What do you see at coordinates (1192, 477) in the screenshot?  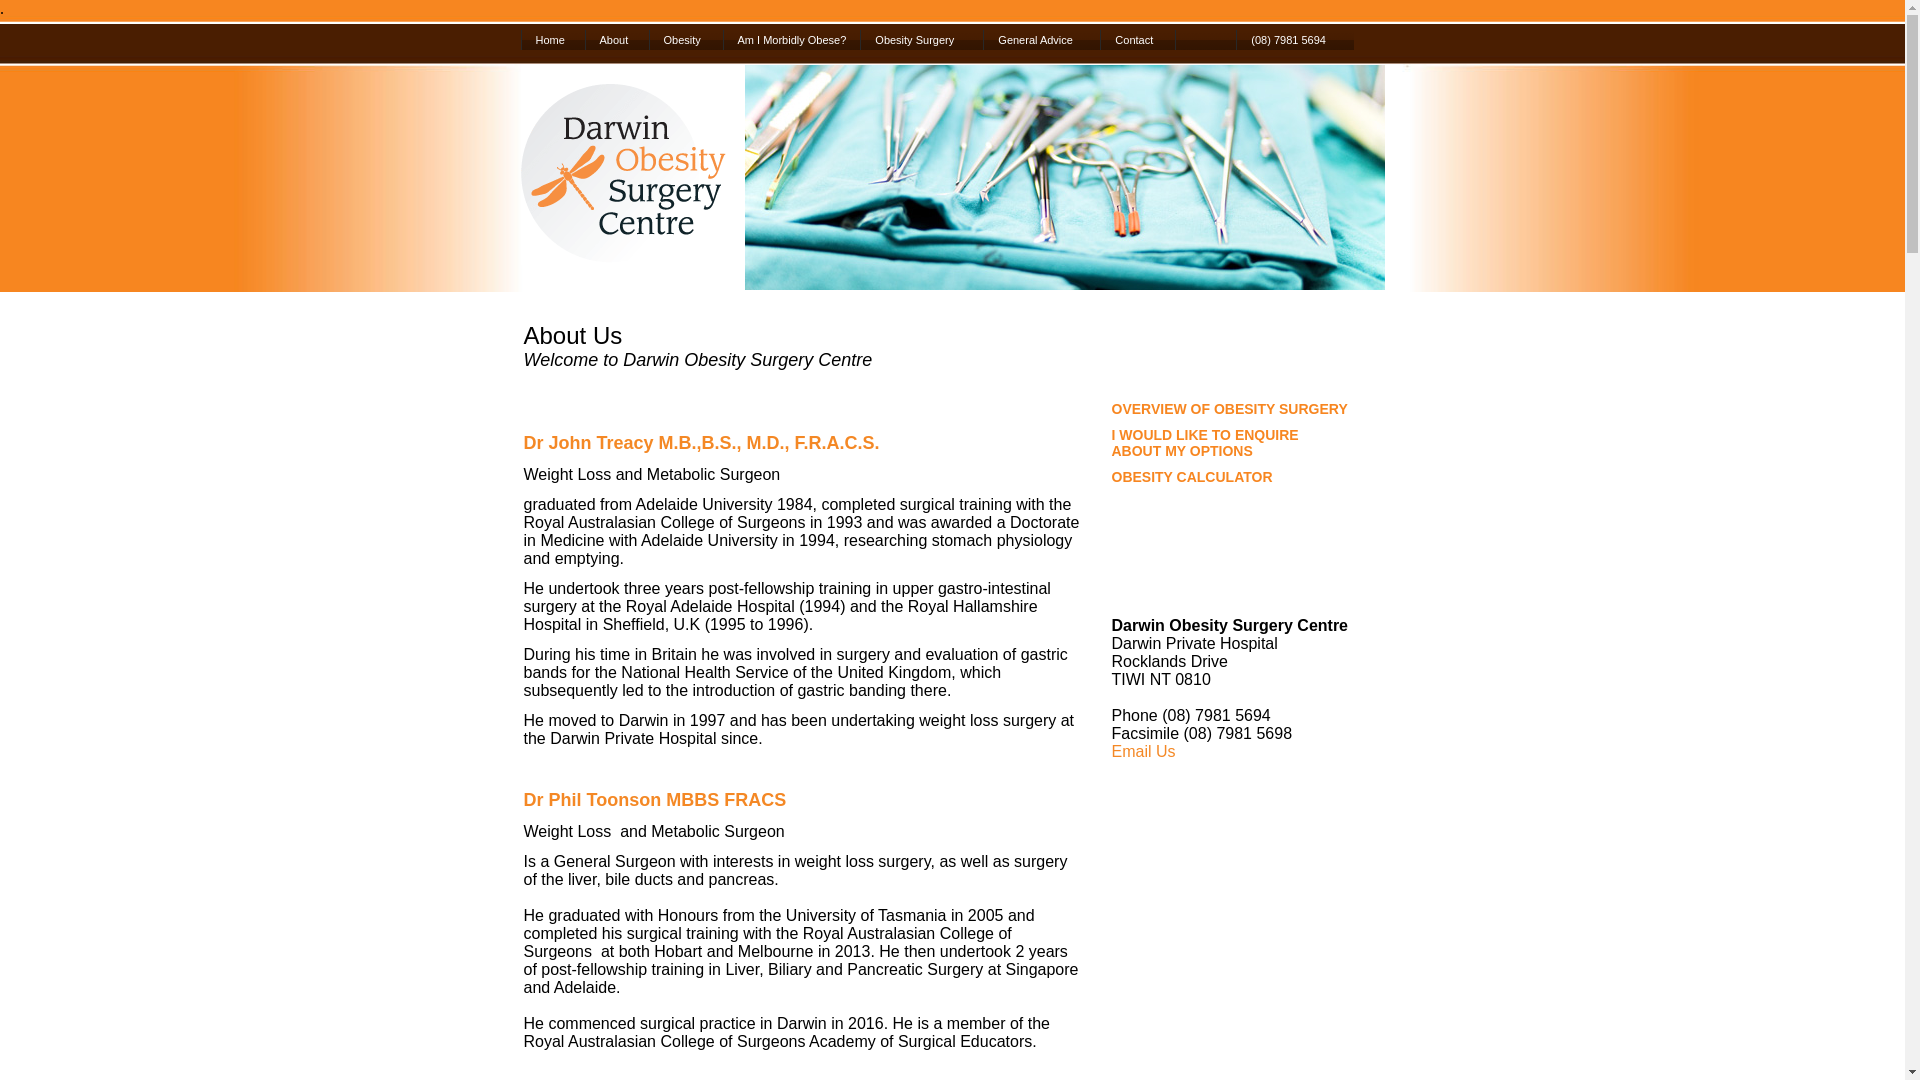 I see `'OBESITY CALCULATOR'` at bounding box center [1192, 477].